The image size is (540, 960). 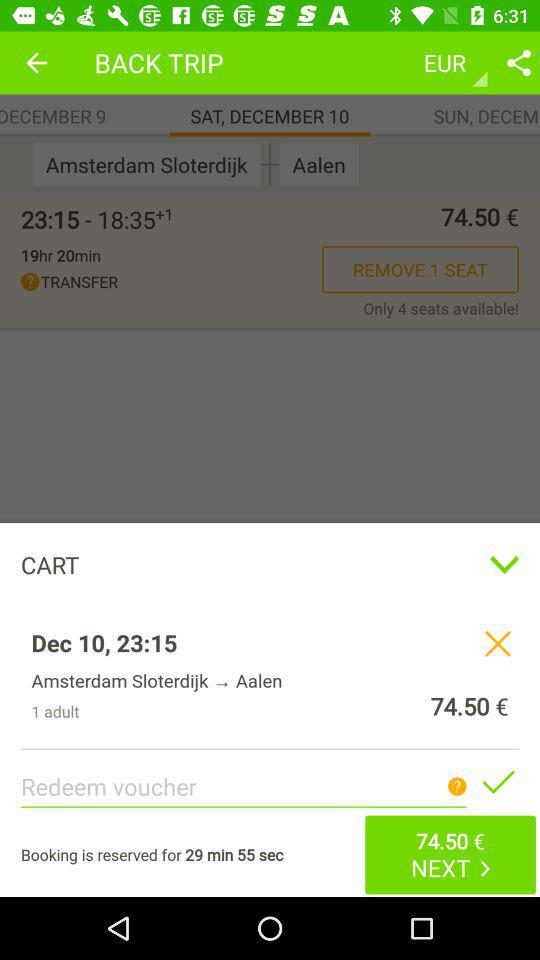 What do you see at coordinates (171, 281) in the screenshot?
I see `the icon next to remove 1 seat icon` at bounding box center [171, 281].